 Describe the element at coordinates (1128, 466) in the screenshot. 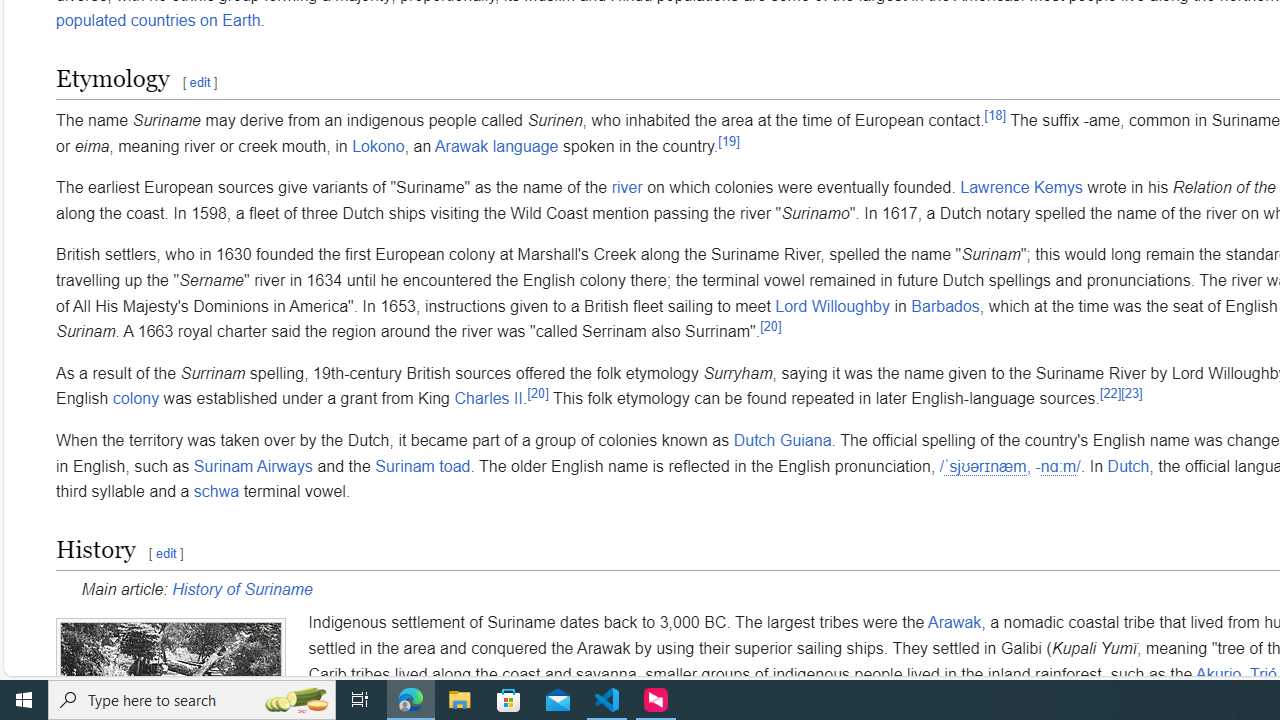

I see `'Dutch'` at that location.